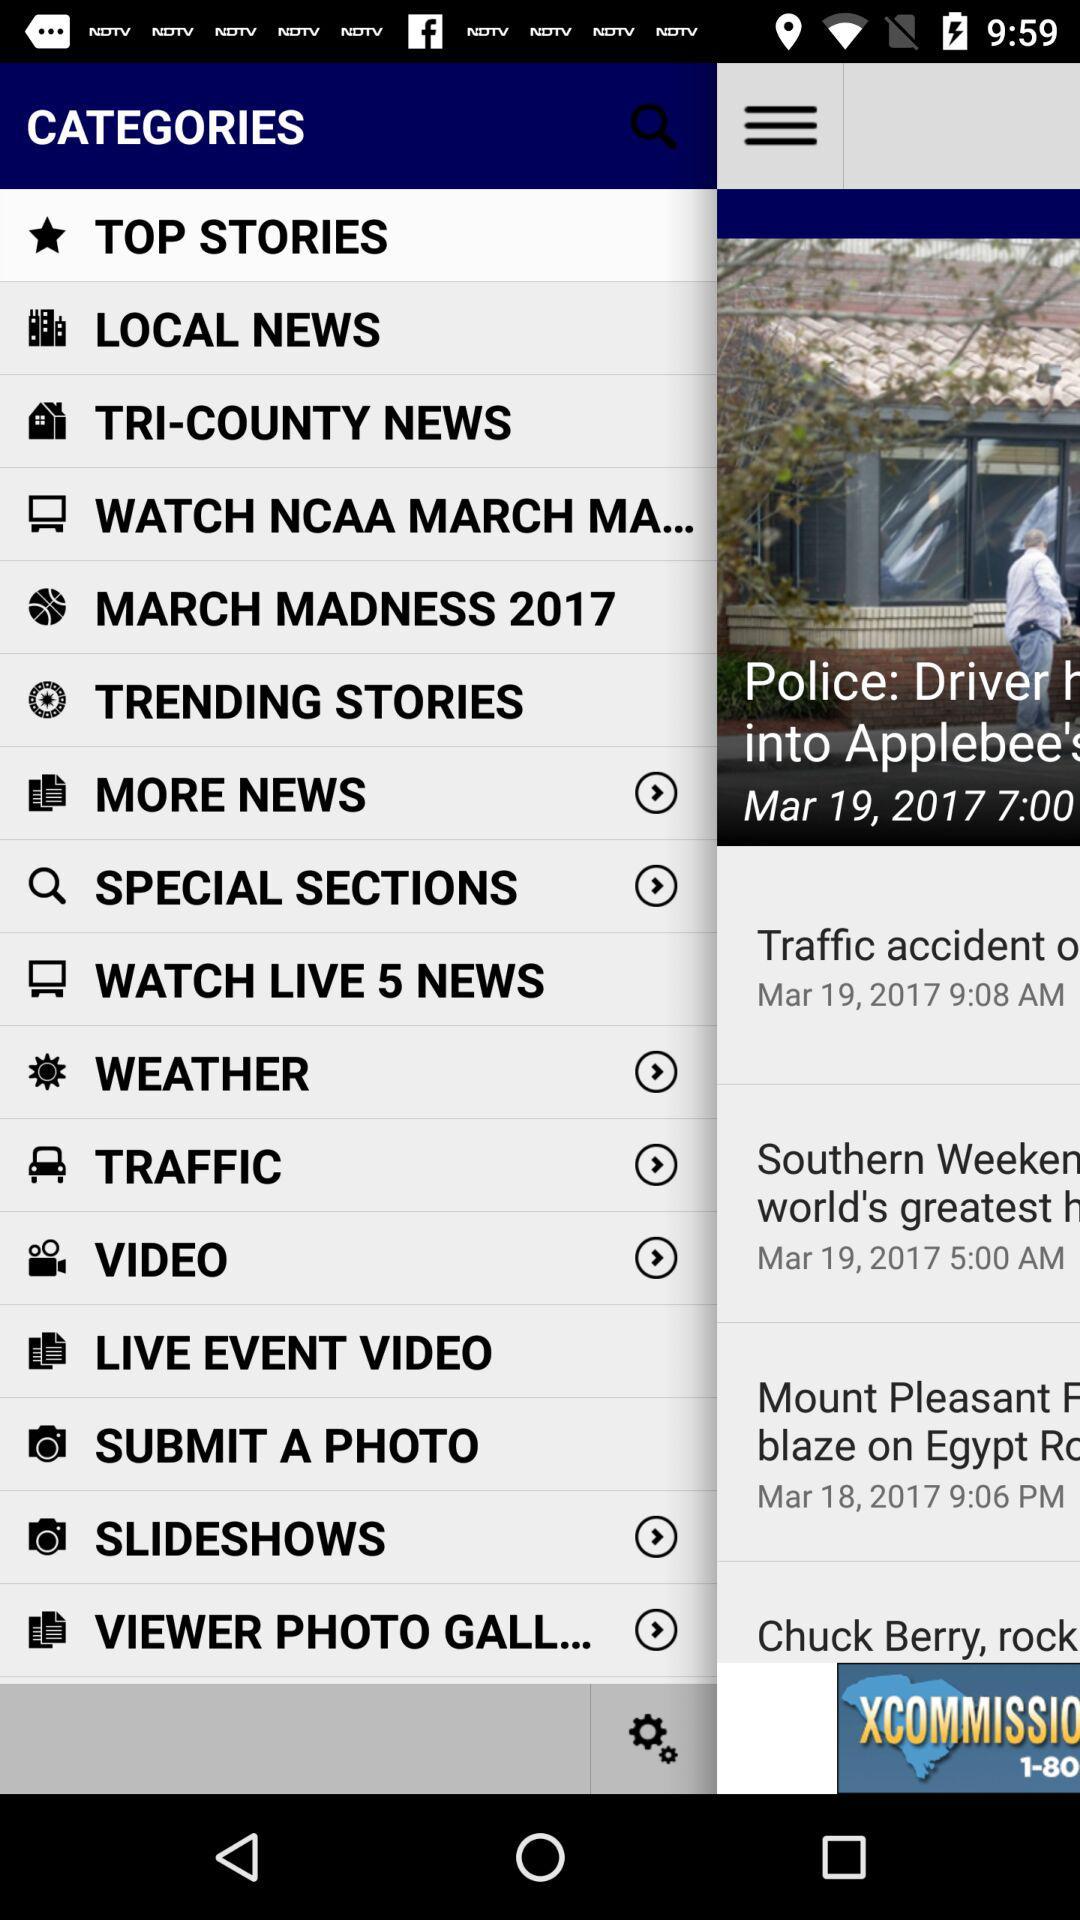 This screenshot has height=1920, width=1080. What do you see at coordinates (45, 513) in the screenshot?
I see `the fourth icon under the categories` at bounding box center [45, 513].